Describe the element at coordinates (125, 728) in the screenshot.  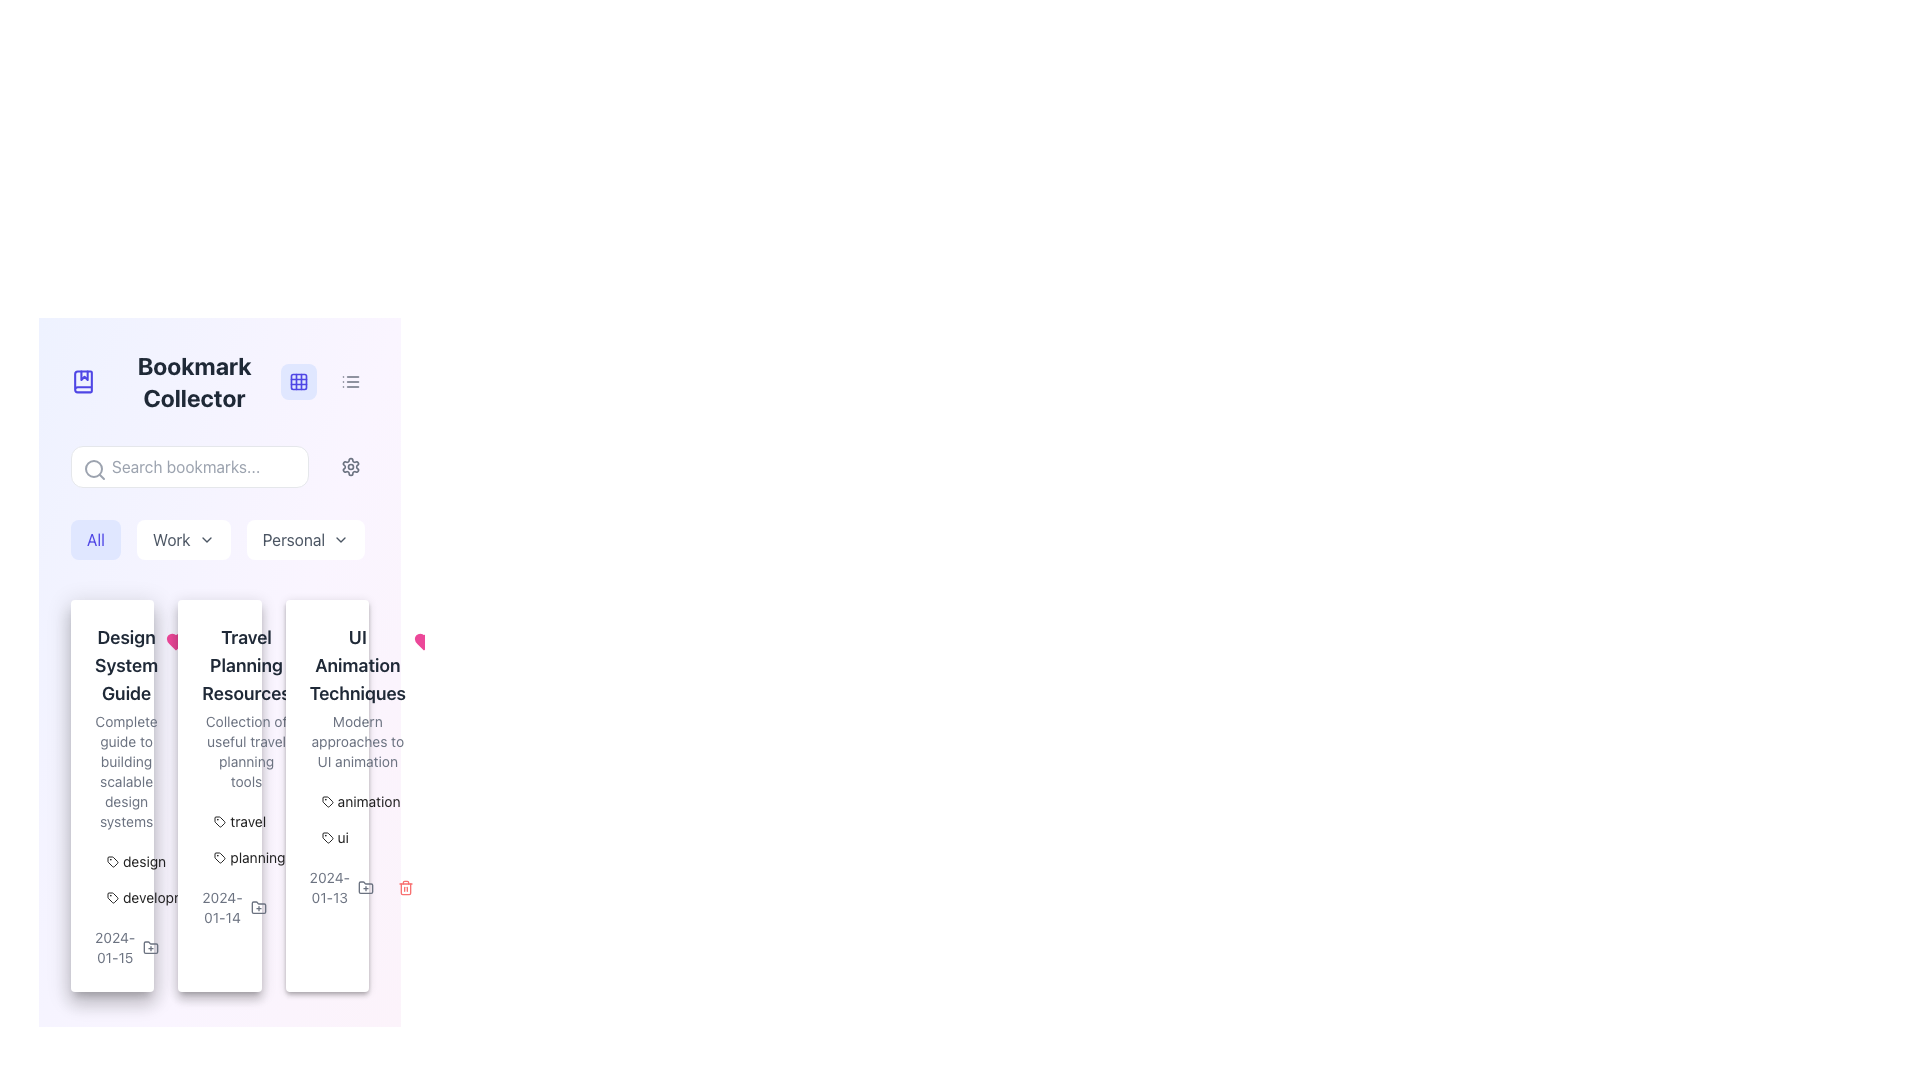
I see `the Informational card for the 'Design System Guide' located at the leftmost entry of the horizontally-scrolling list` at that location.